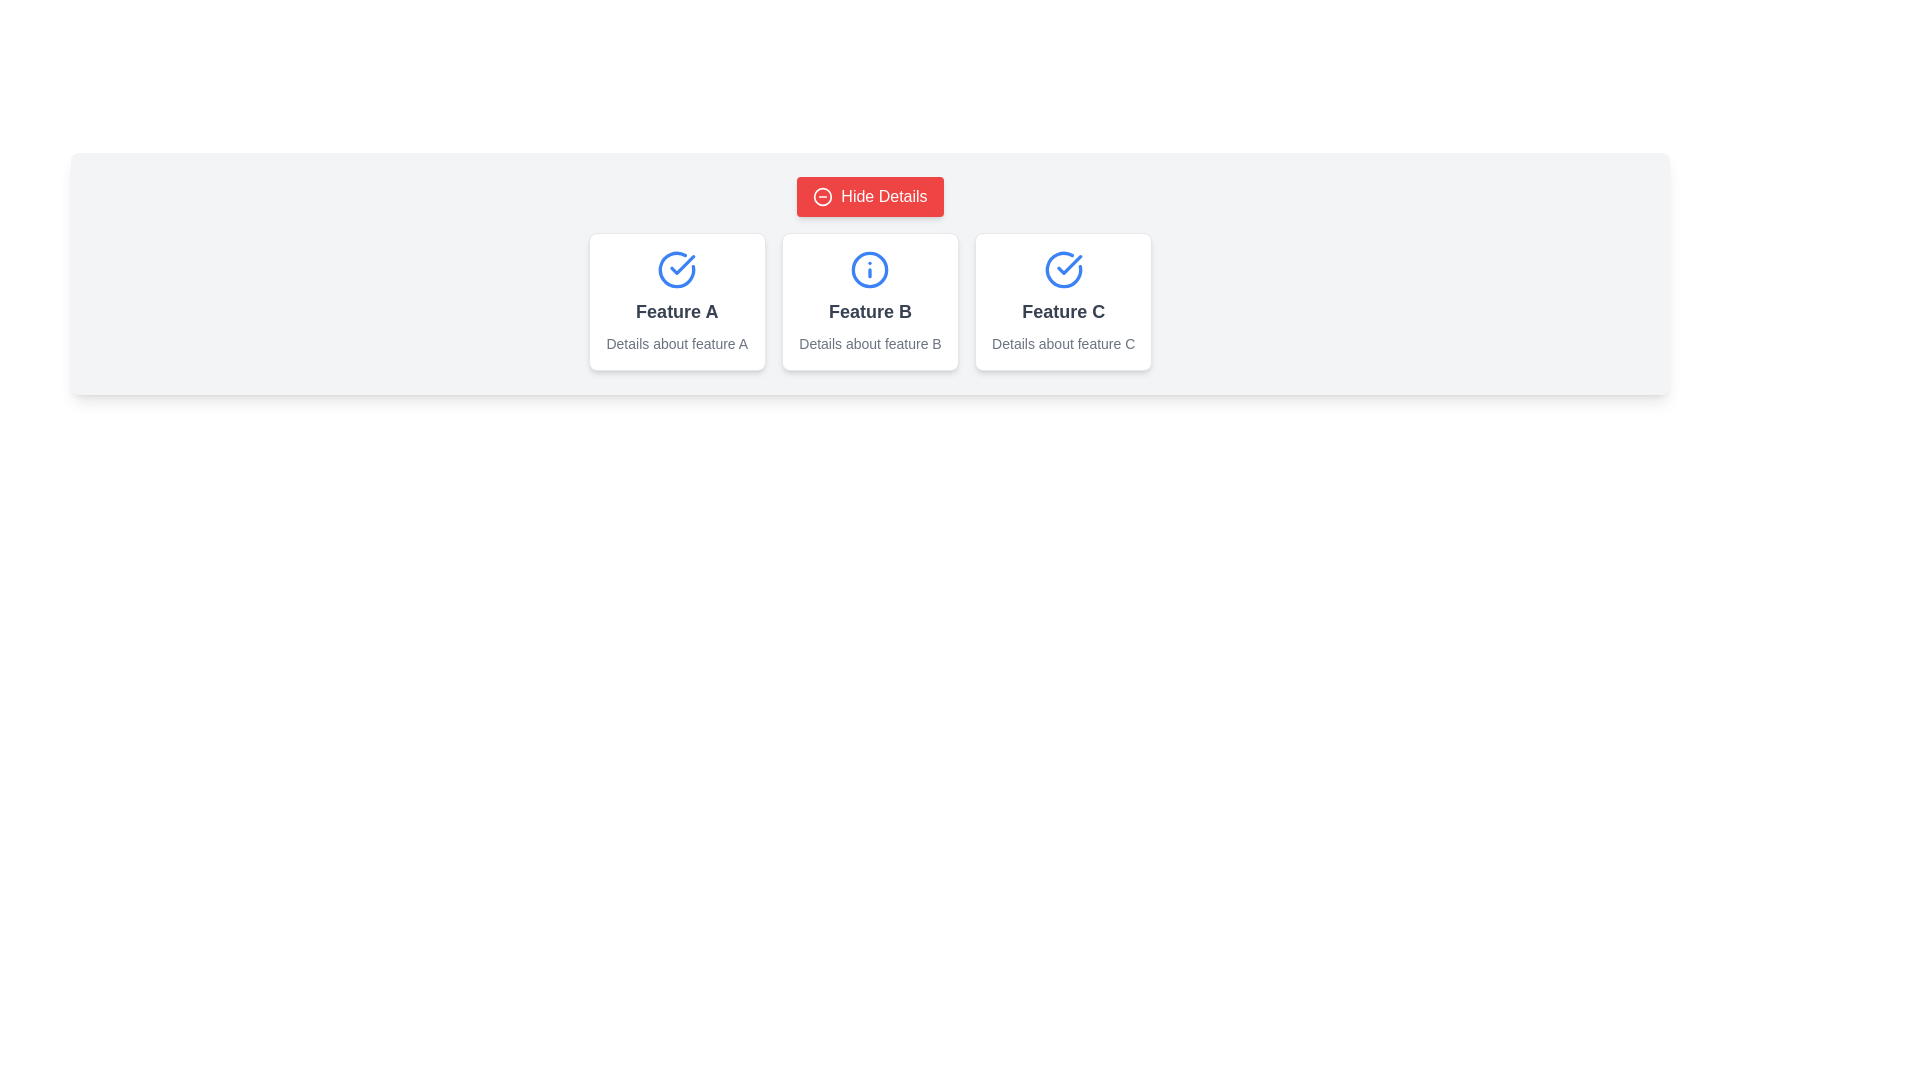 Image resolution: width=1920 pixels, height=1080 pixels. Describe the element at coordinates (870, 342) in the screenshot. I see `the static text that states 'Details about feature B' located under the title 'Feature B' in the second card` at that location.